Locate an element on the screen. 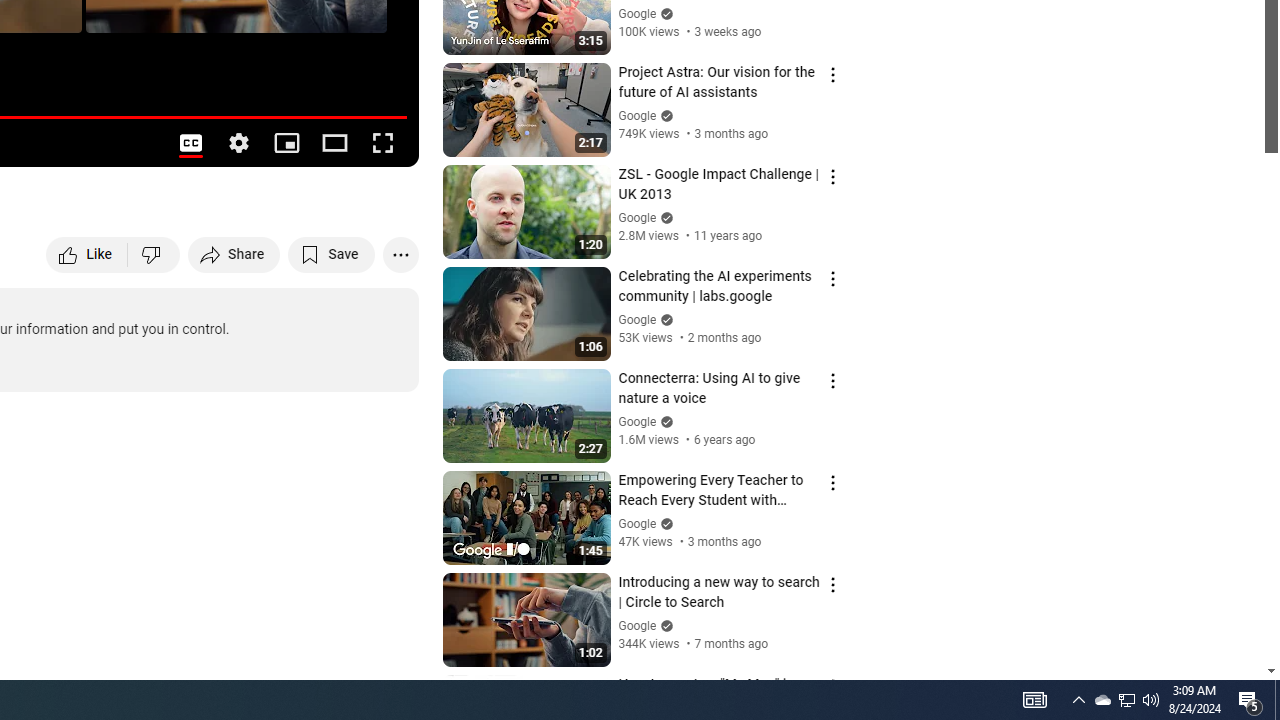  'Full screen (f)' is located at coordinates (382, 141).